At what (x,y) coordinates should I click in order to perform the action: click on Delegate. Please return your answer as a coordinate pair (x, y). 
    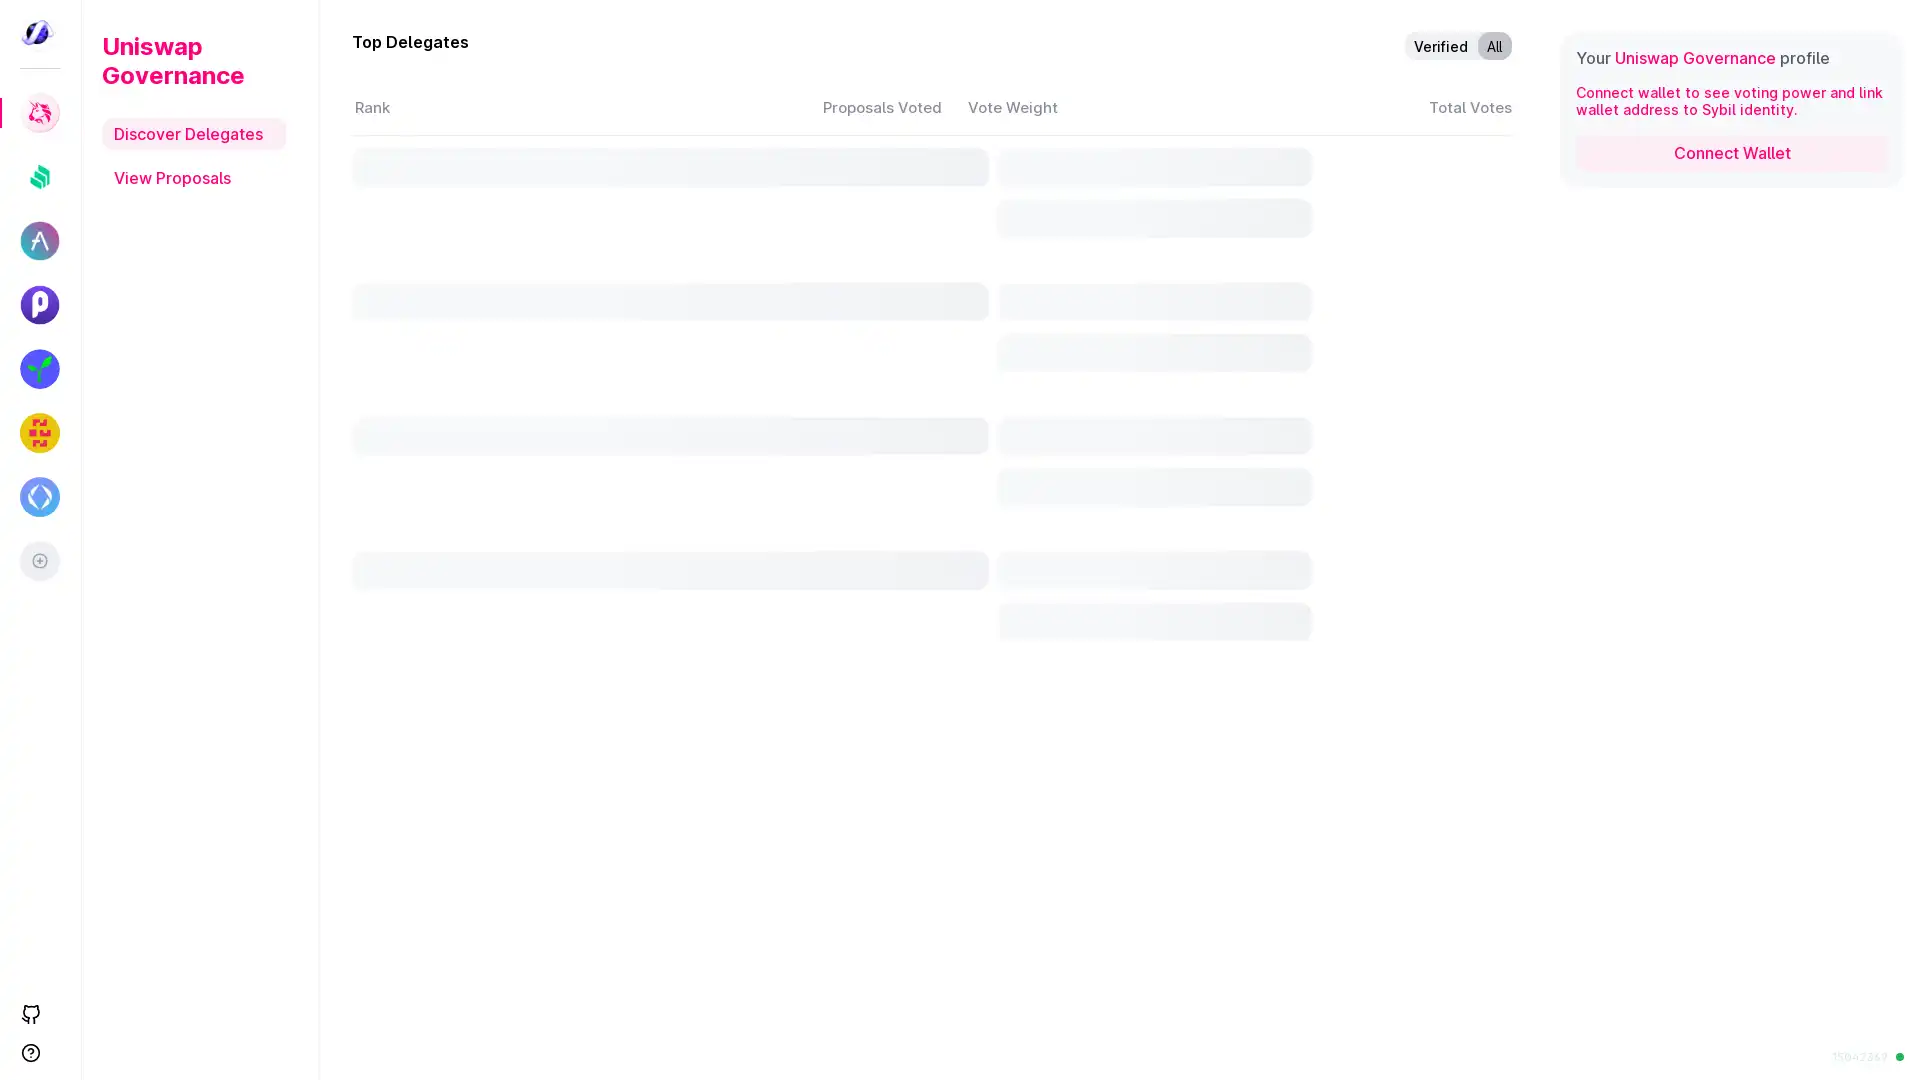
    Looking at the image, I should click on (1326, 581).